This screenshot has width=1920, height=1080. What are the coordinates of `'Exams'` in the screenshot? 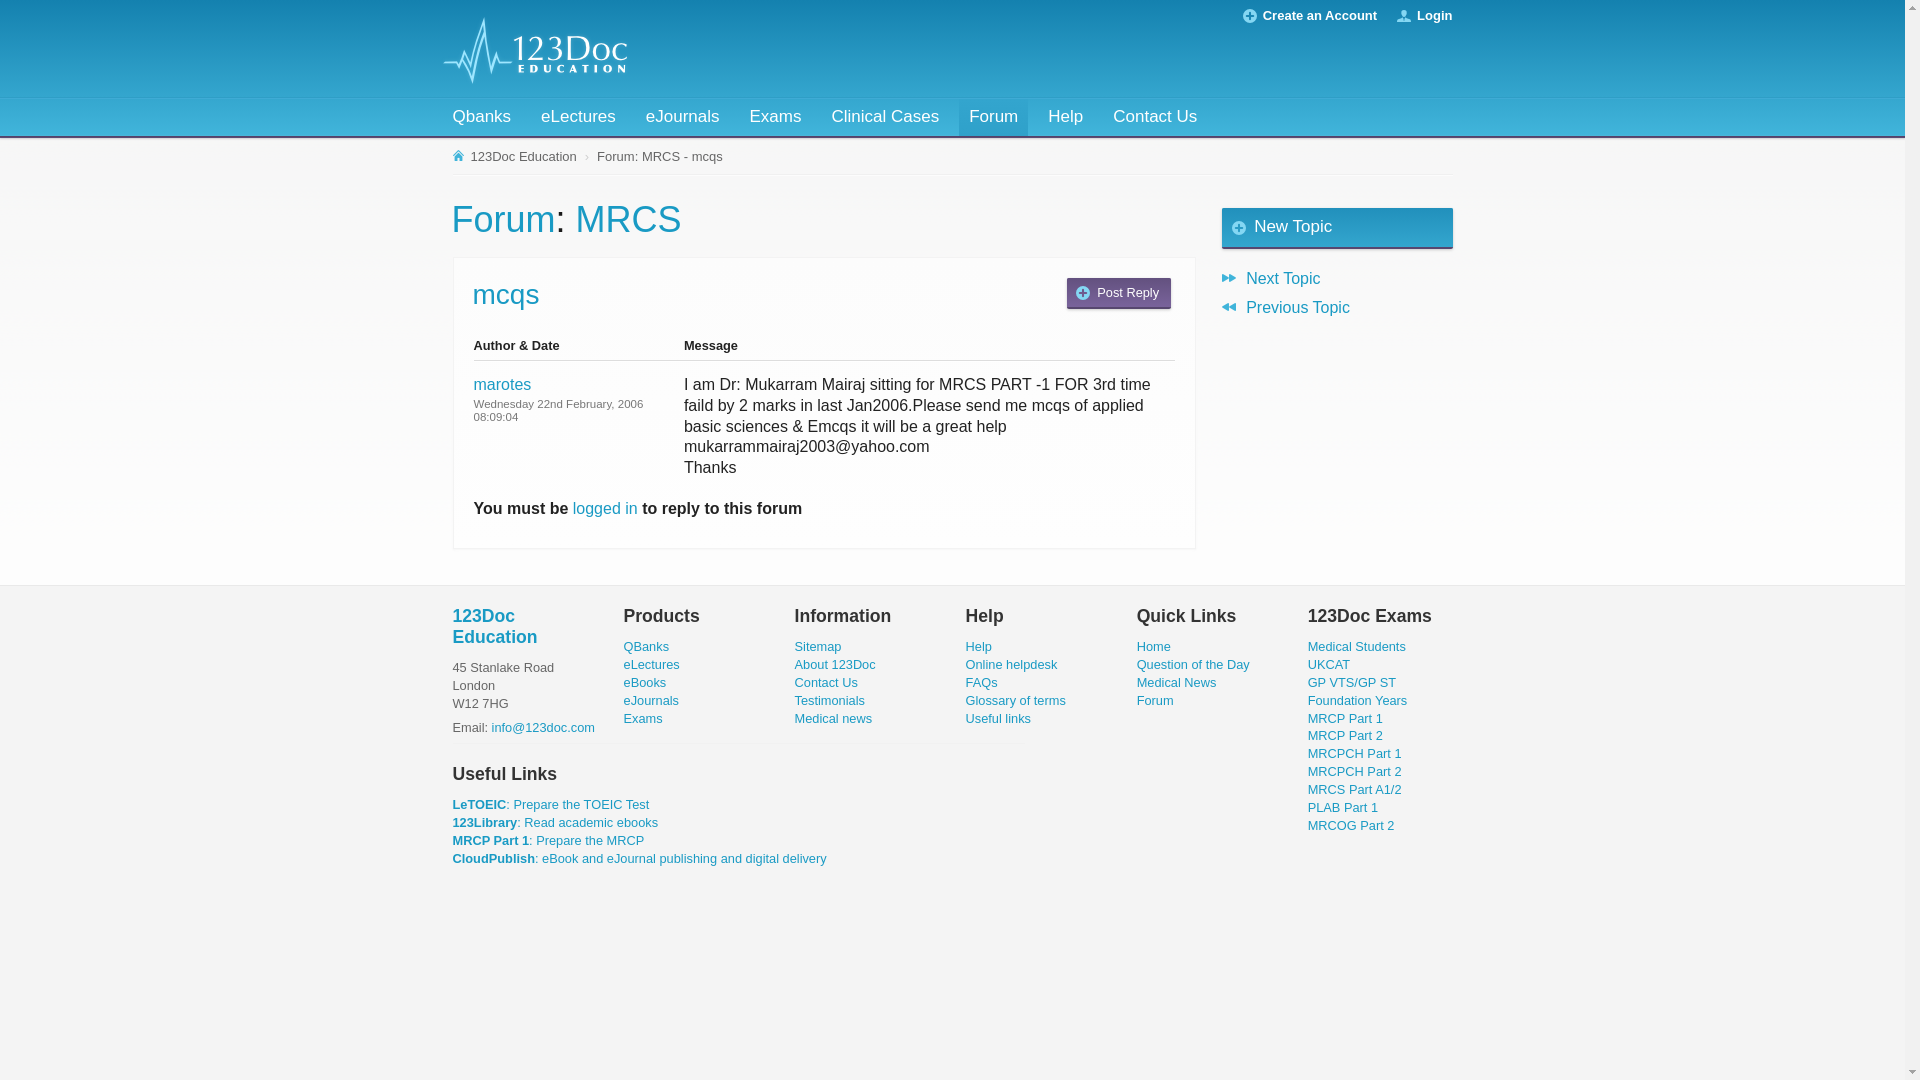 It's located at (773, 117).